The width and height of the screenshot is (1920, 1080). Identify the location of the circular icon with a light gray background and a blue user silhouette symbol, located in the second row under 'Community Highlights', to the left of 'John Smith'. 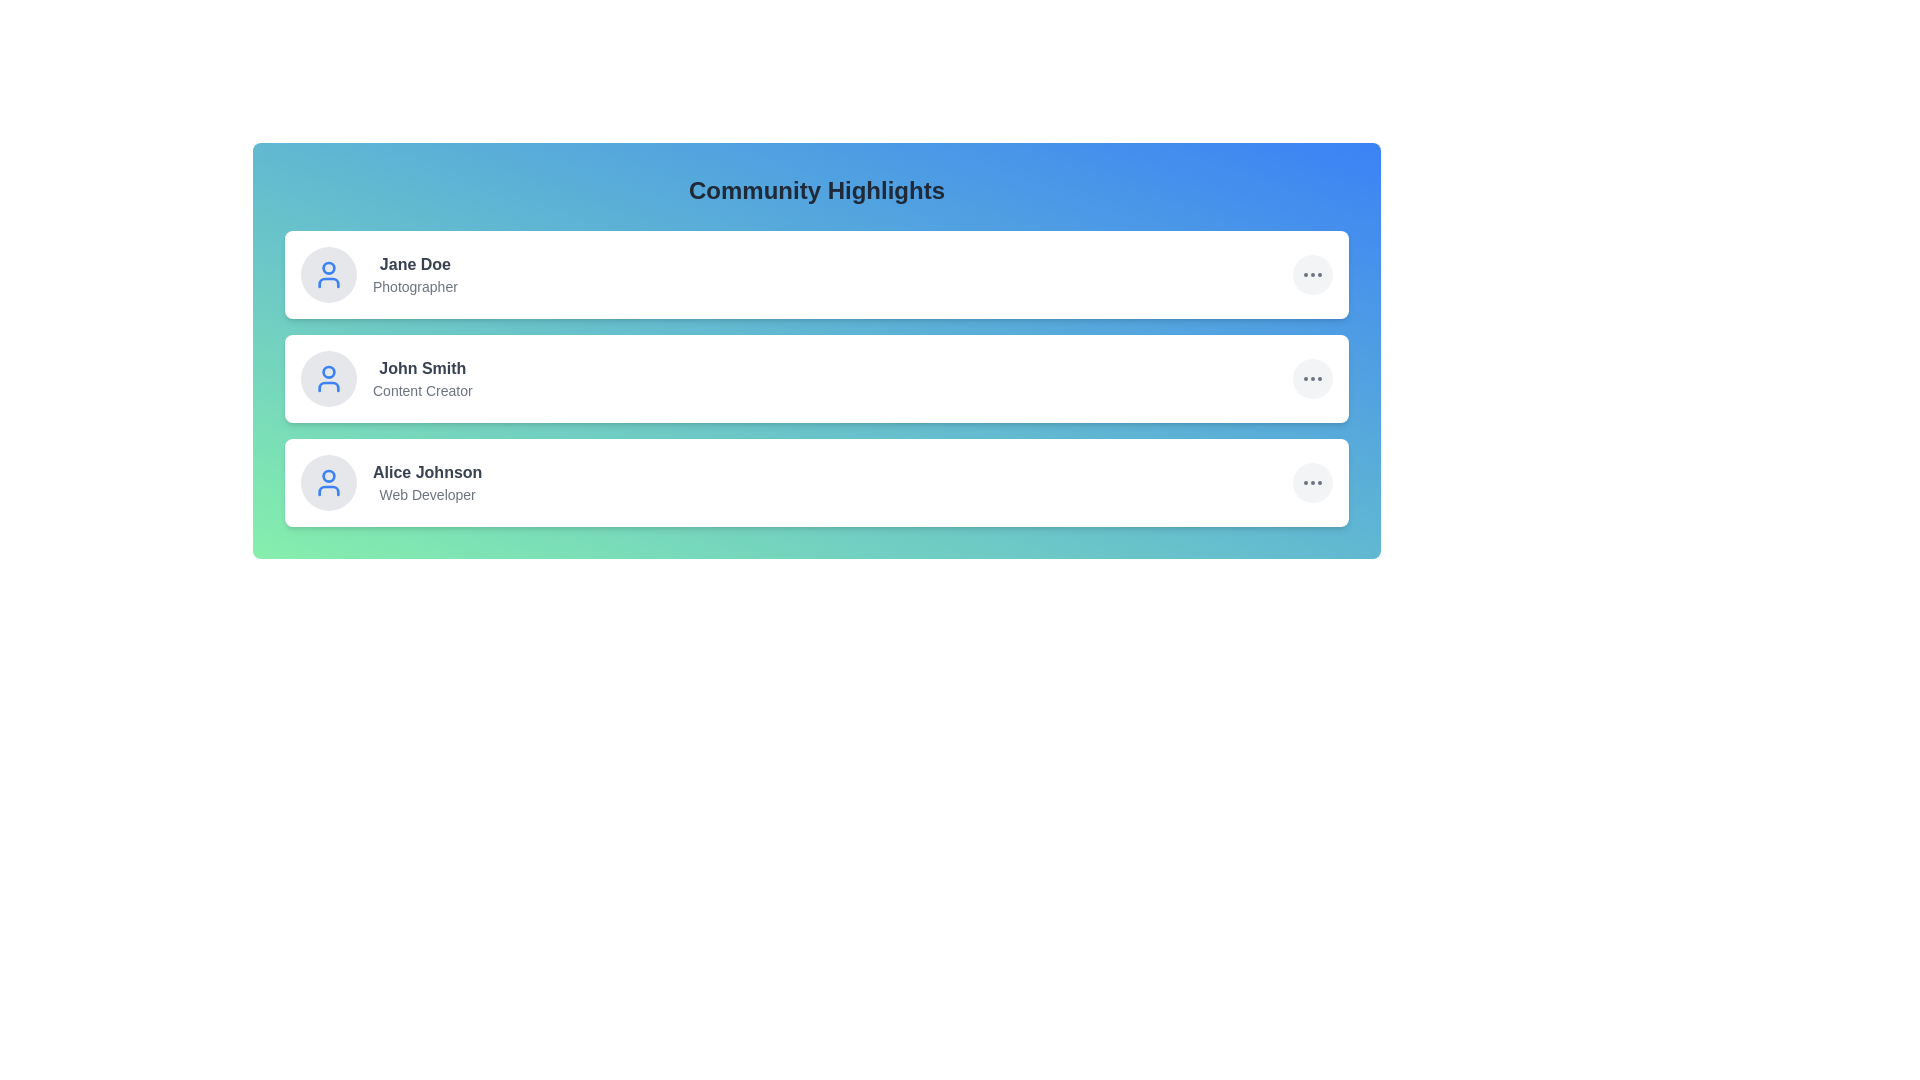
(329, 378).